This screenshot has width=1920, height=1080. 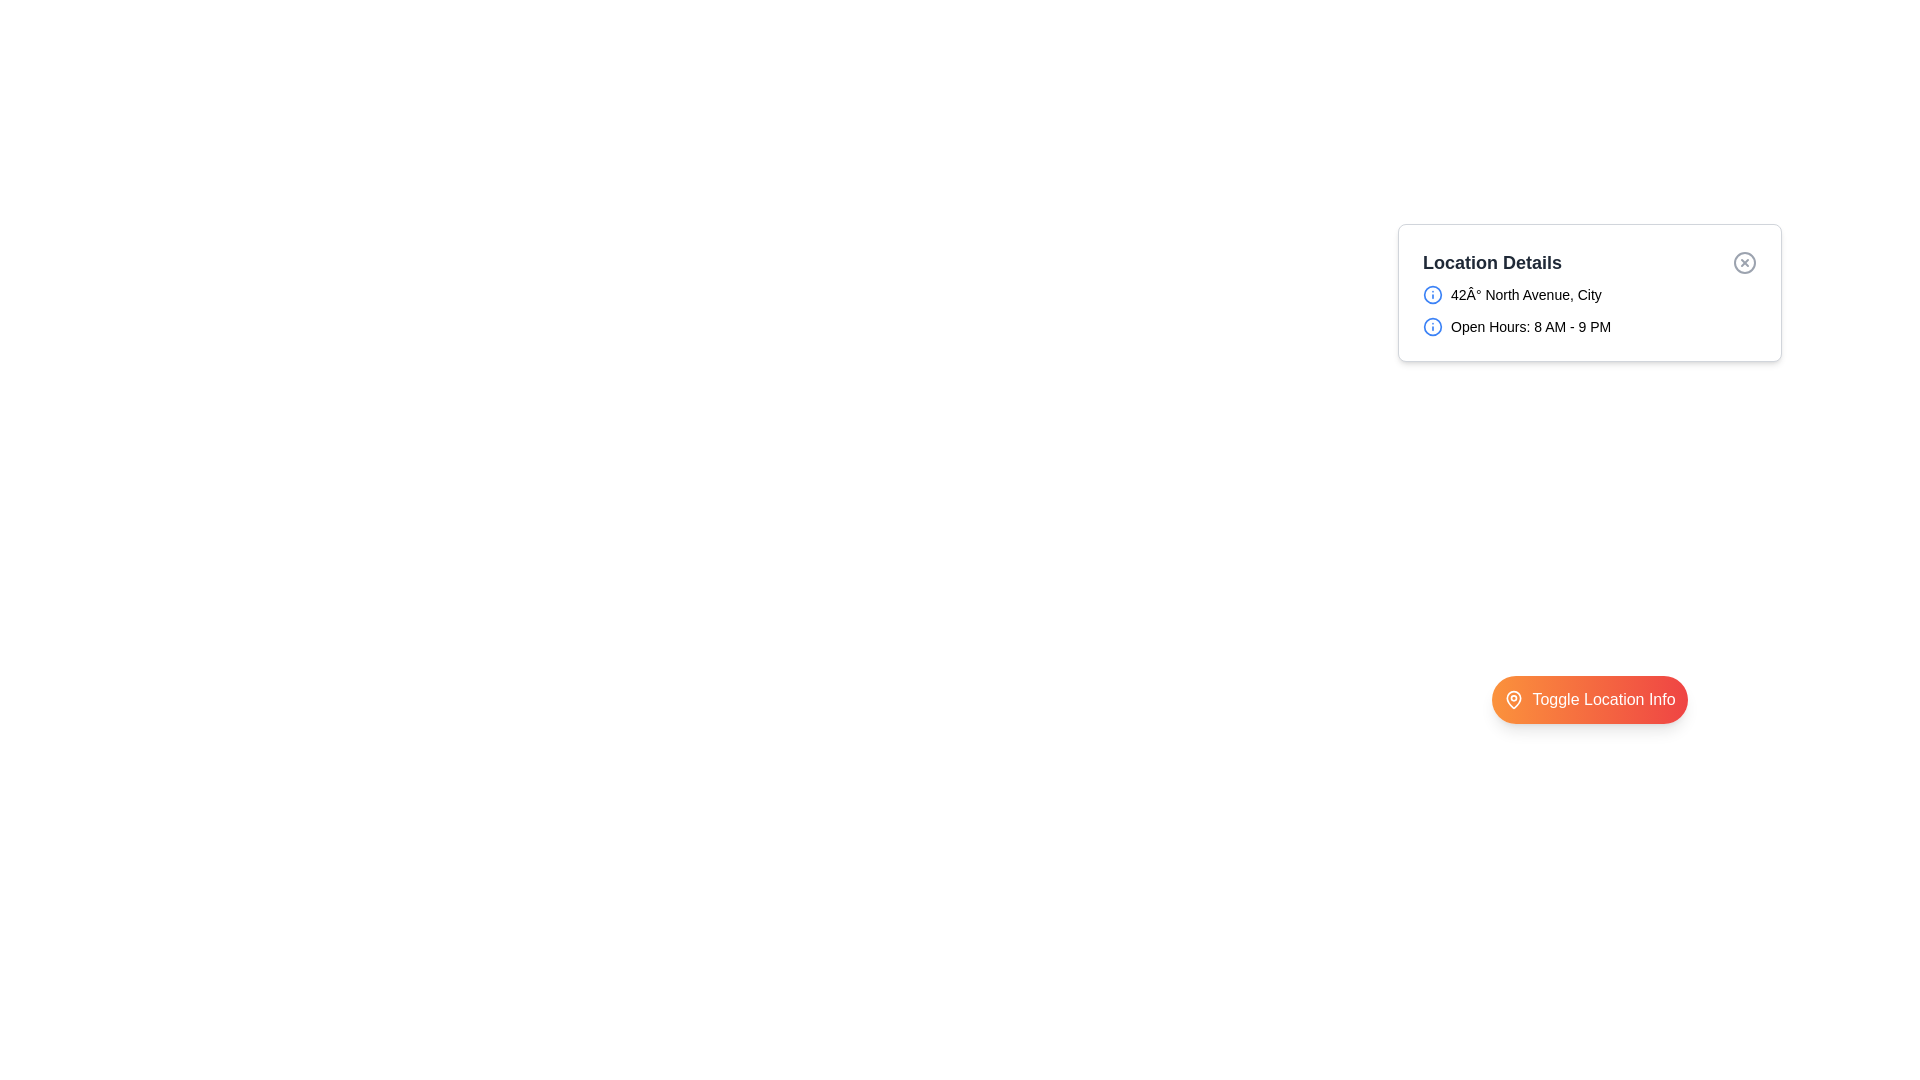 What do you see at coordinates (1588, 294) in the screenshot?
I see `the text display showing the address in the 'Location Details' card, which is positioned in the upper half of the interface` at bounding box center [1588, 294].